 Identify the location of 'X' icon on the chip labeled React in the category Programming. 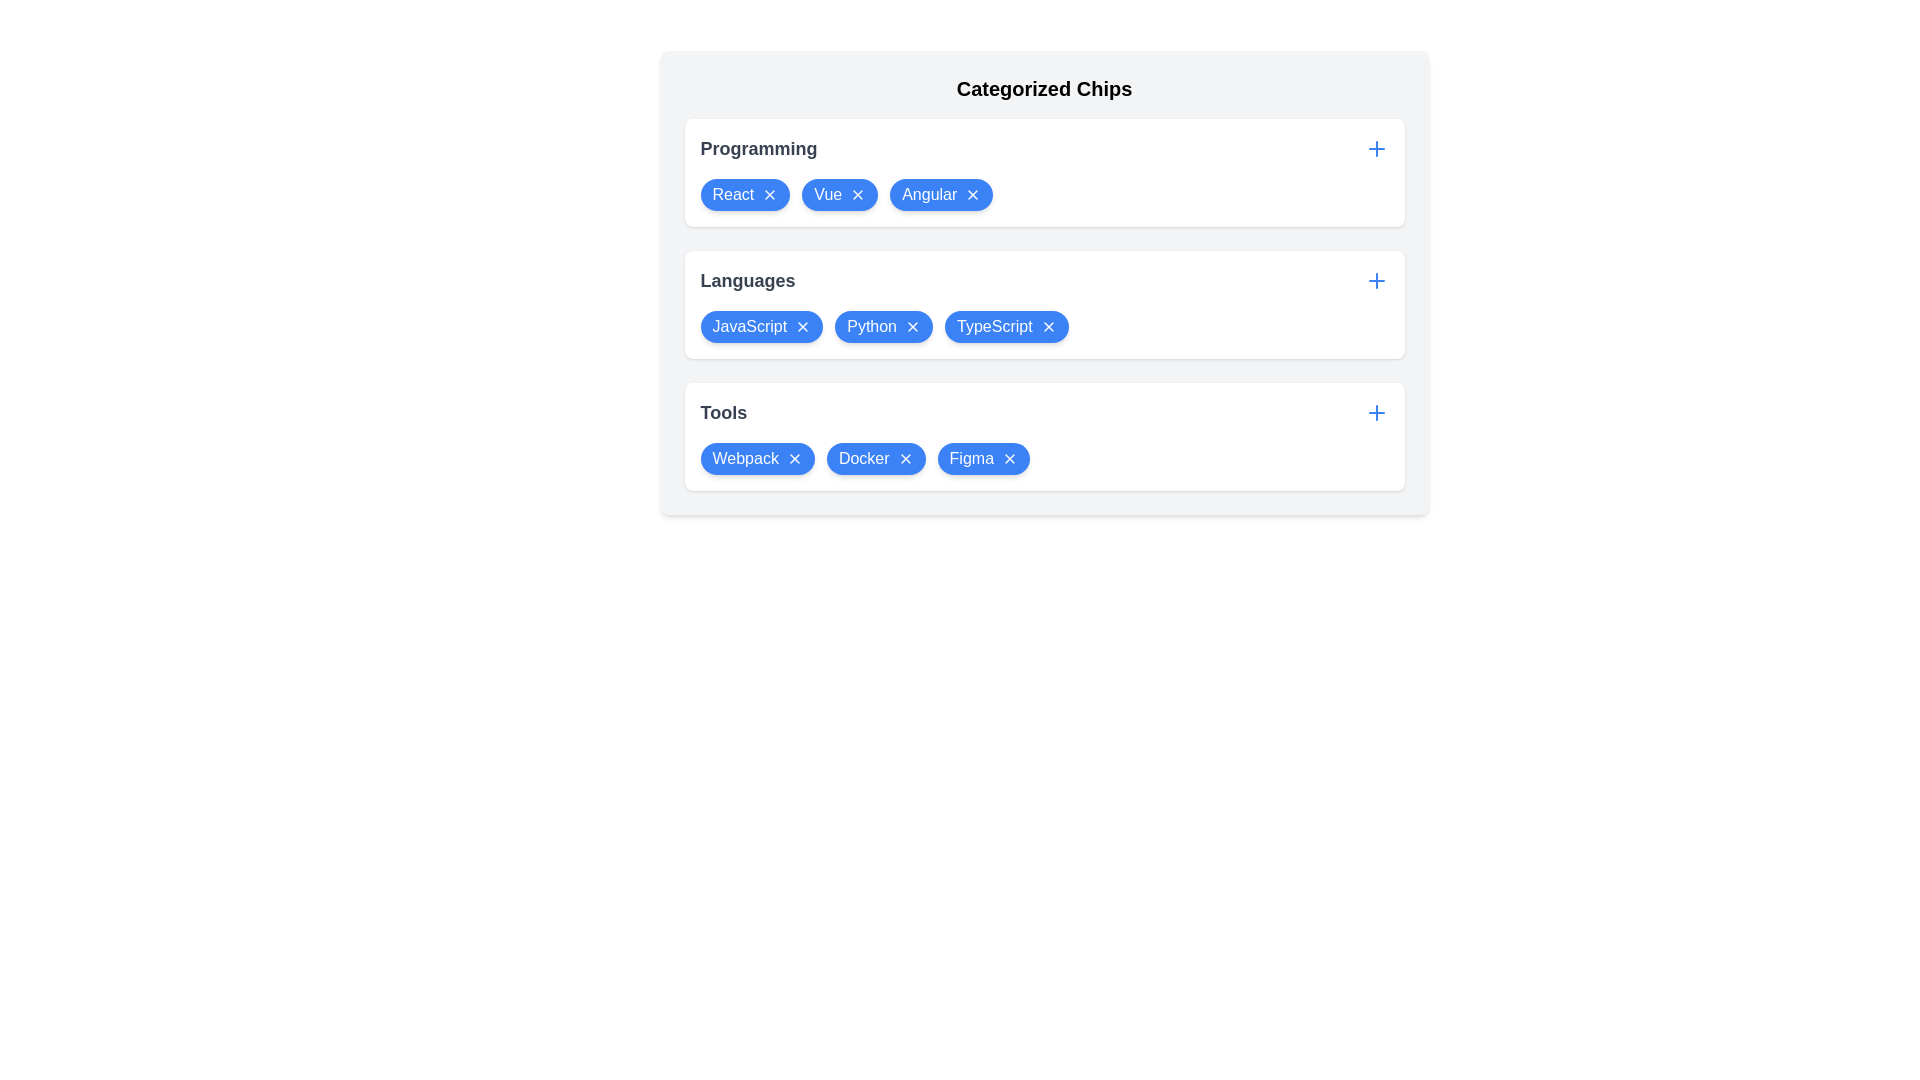
(769, 195).